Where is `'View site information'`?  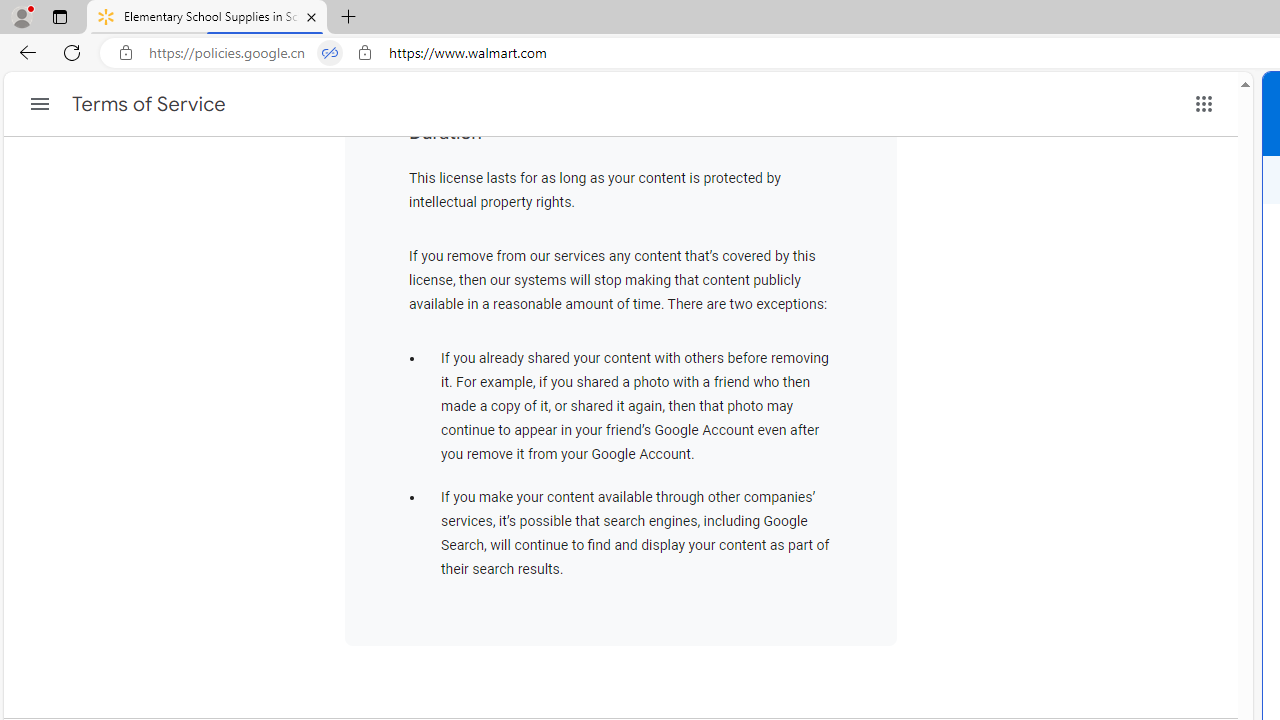 'View site information' is located at coordinates (365, 52).